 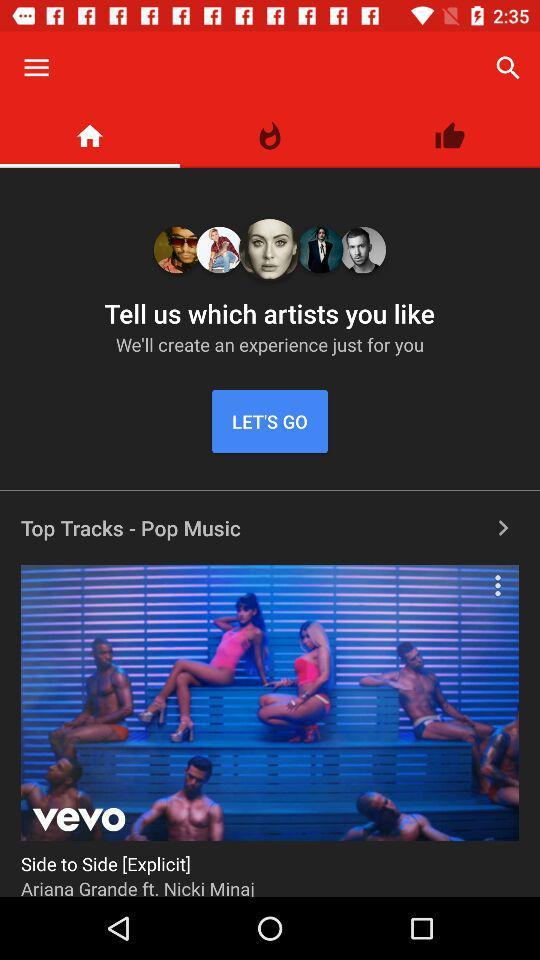 What do you see at coordinates (270, 421) in the screenshot?
I see `item below the we ll create item` at bounding box center [270, 421].